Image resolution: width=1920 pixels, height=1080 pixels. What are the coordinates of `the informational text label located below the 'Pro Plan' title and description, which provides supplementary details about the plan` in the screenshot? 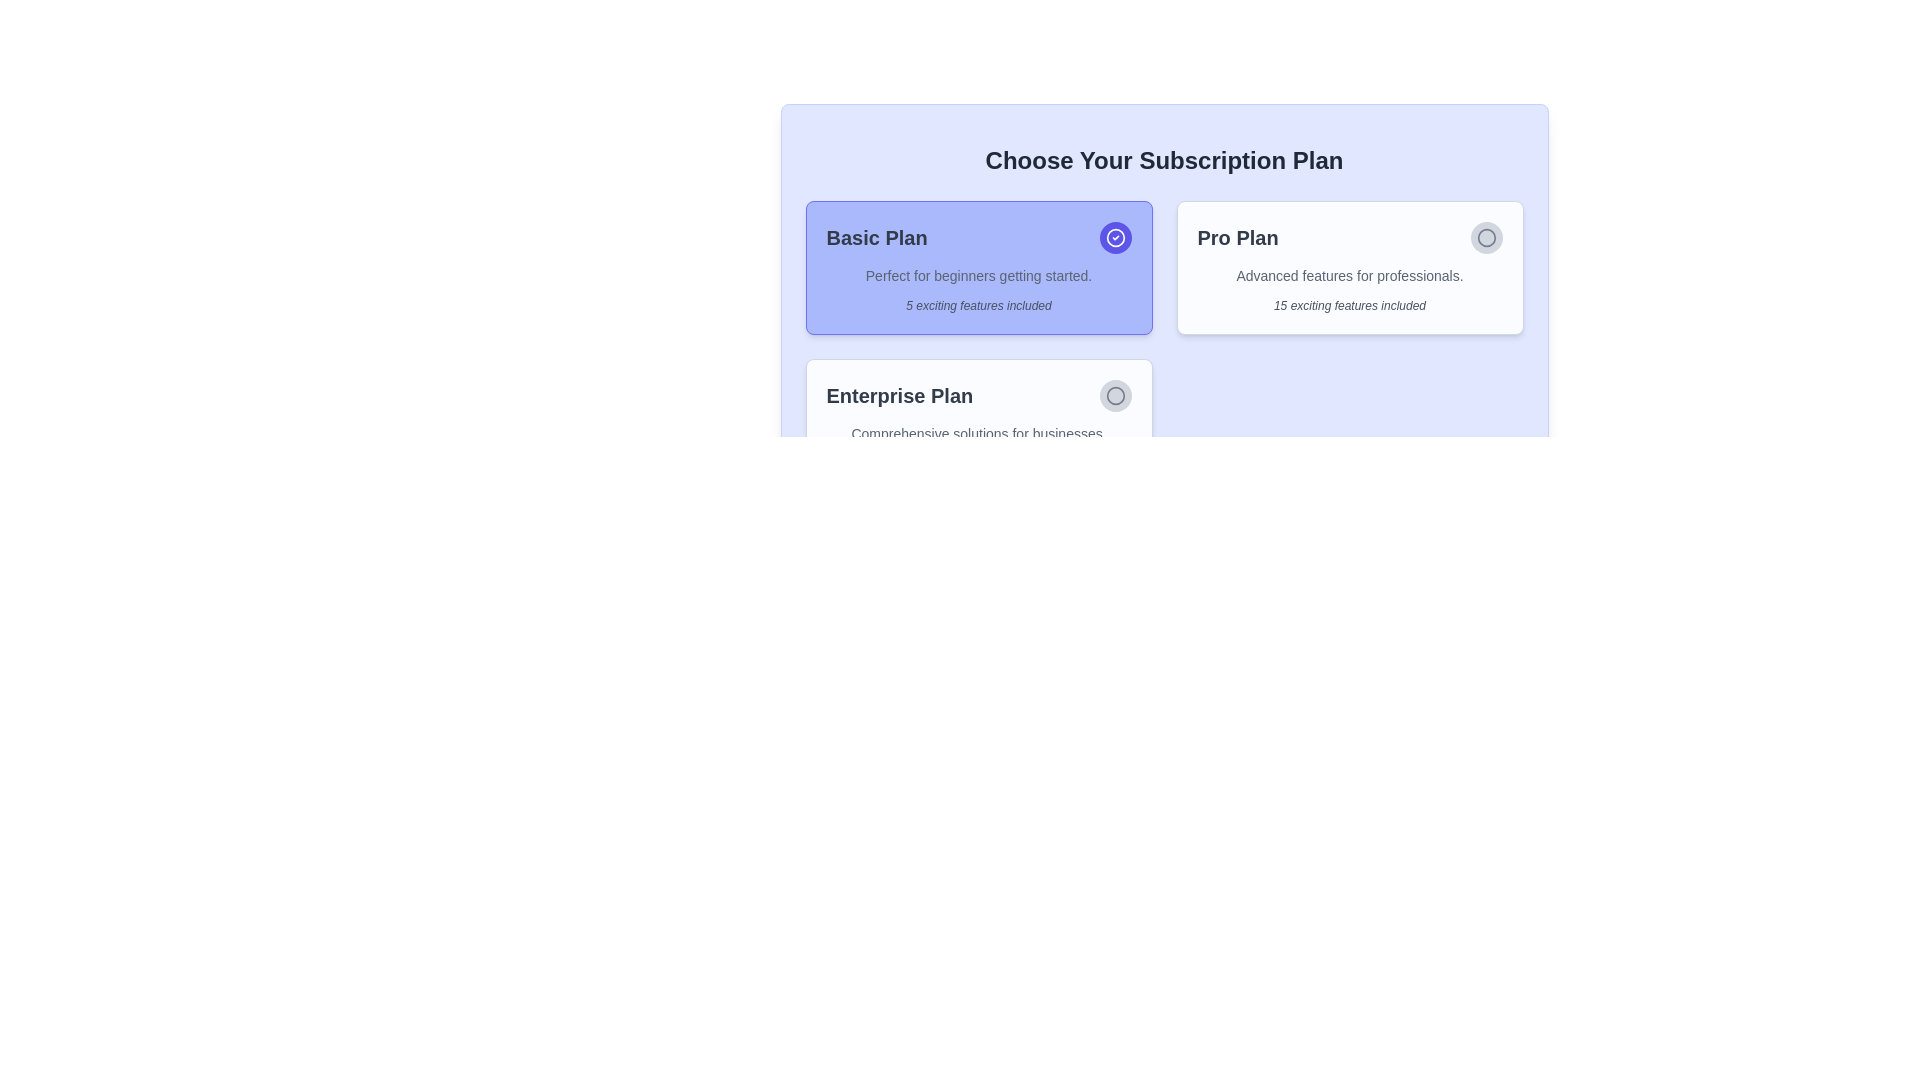 It's located at (1349, 305).